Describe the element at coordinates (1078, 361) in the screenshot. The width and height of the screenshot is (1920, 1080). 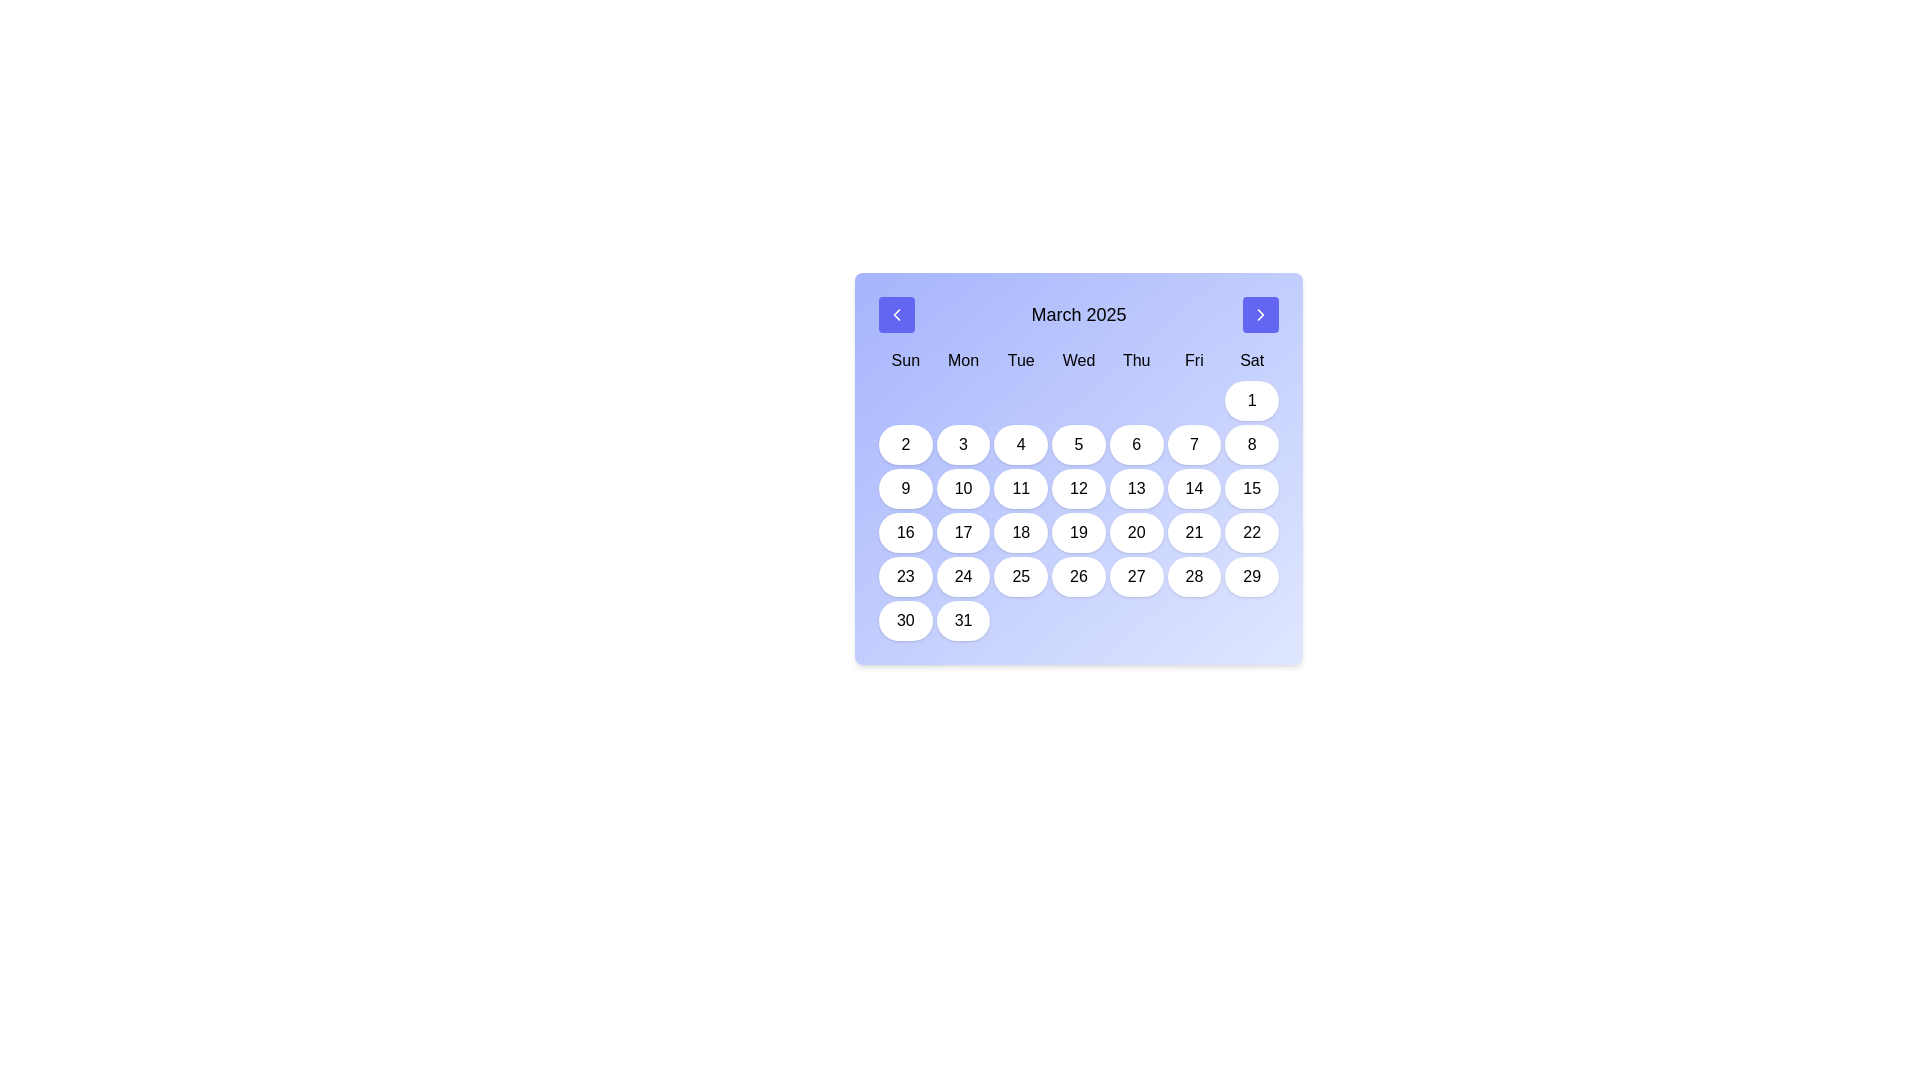
I see `the static text label displaying 'Wednesday', which is the fourth item in the calendar's grid of day labels` at that location.